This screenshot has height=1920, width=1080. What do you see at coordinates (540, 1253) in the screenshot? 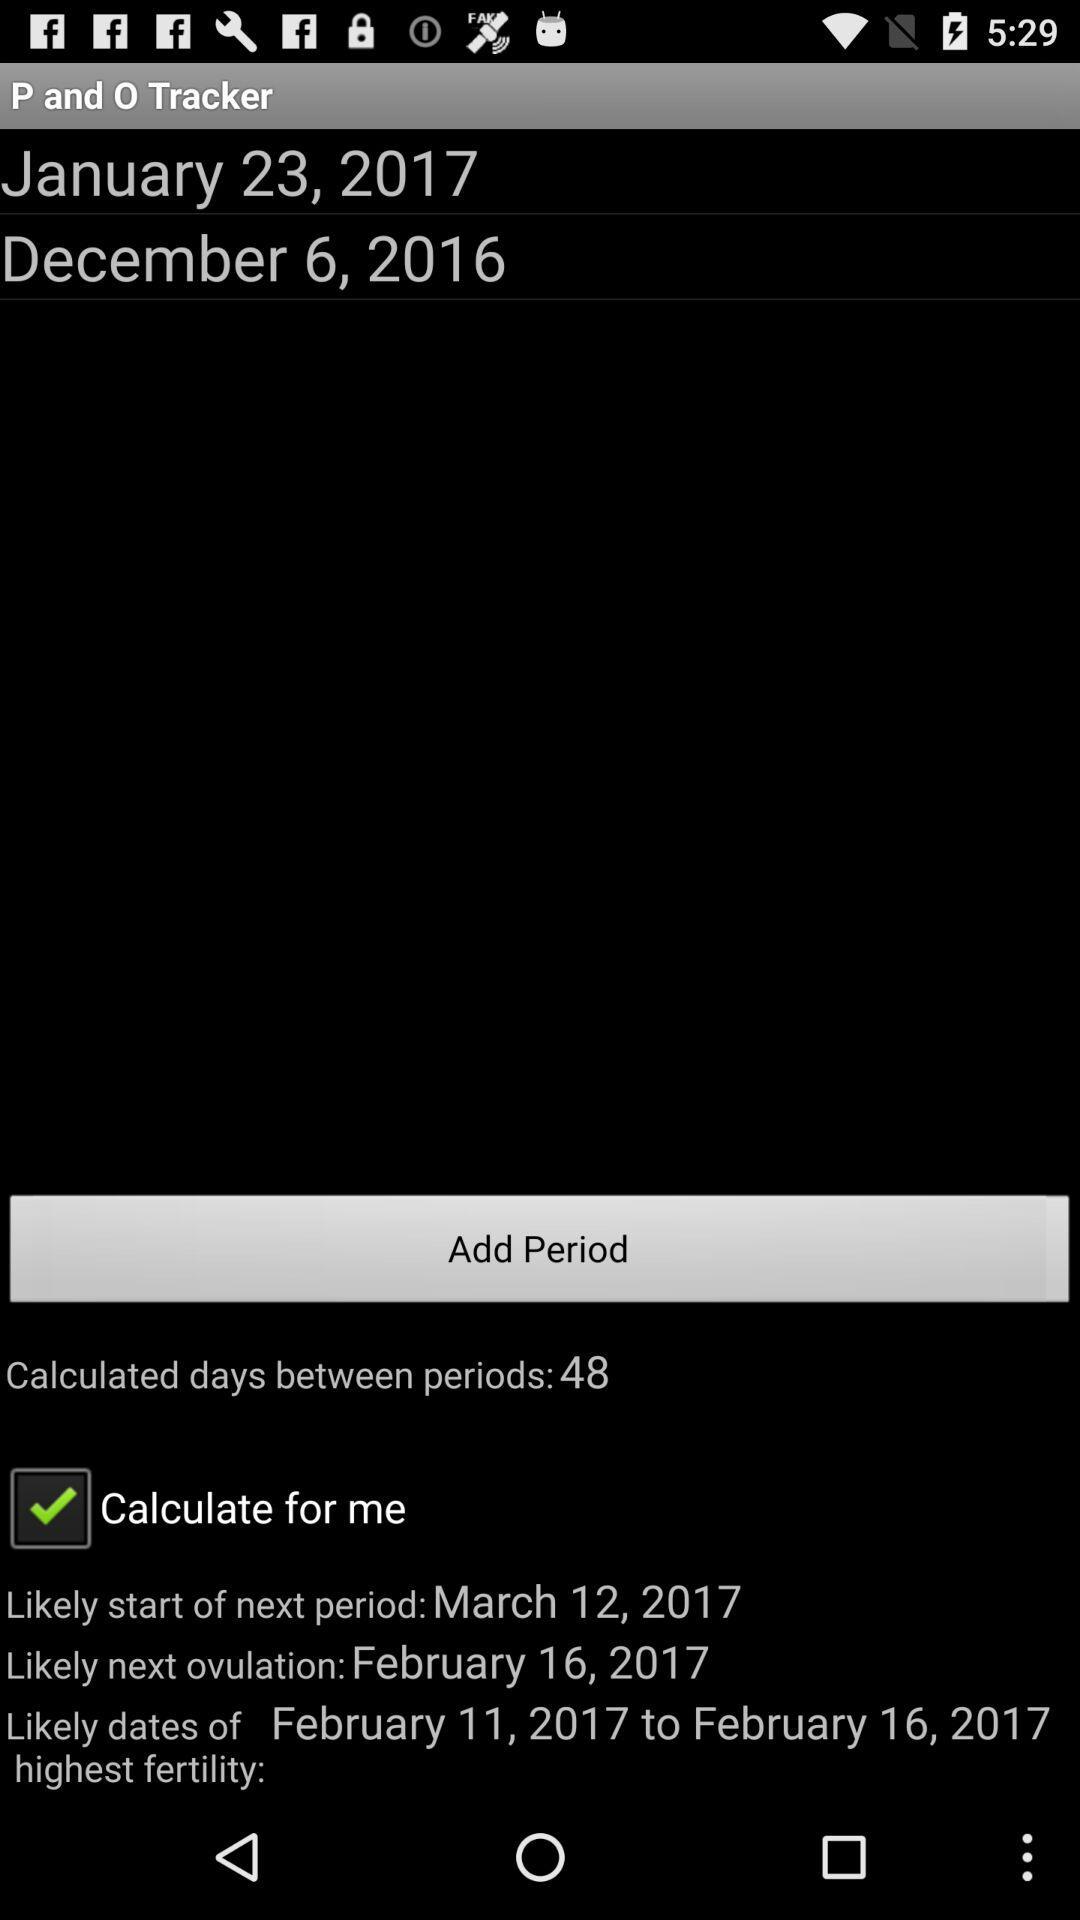
I see `the add period` at bounding box center [540, 1253].